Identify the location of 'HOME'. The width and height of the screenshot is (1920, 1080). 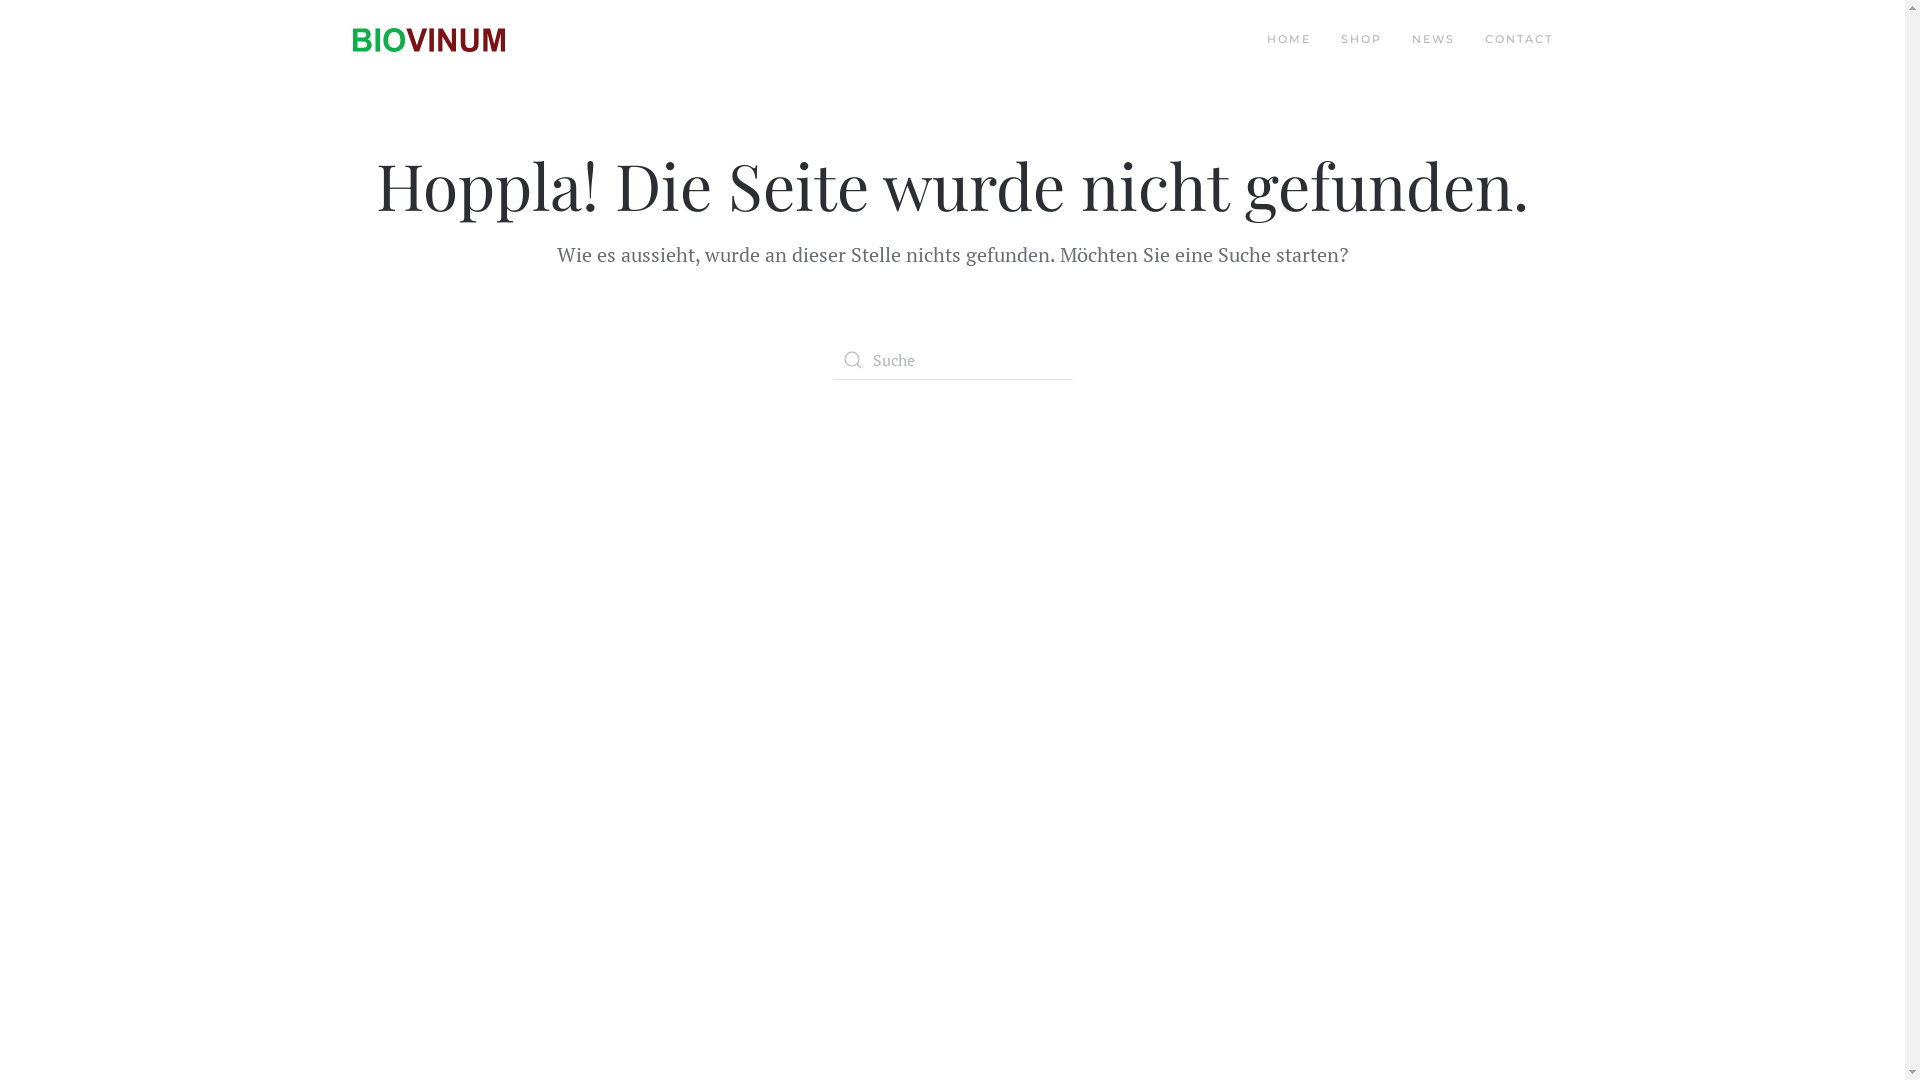
(1287, 39).